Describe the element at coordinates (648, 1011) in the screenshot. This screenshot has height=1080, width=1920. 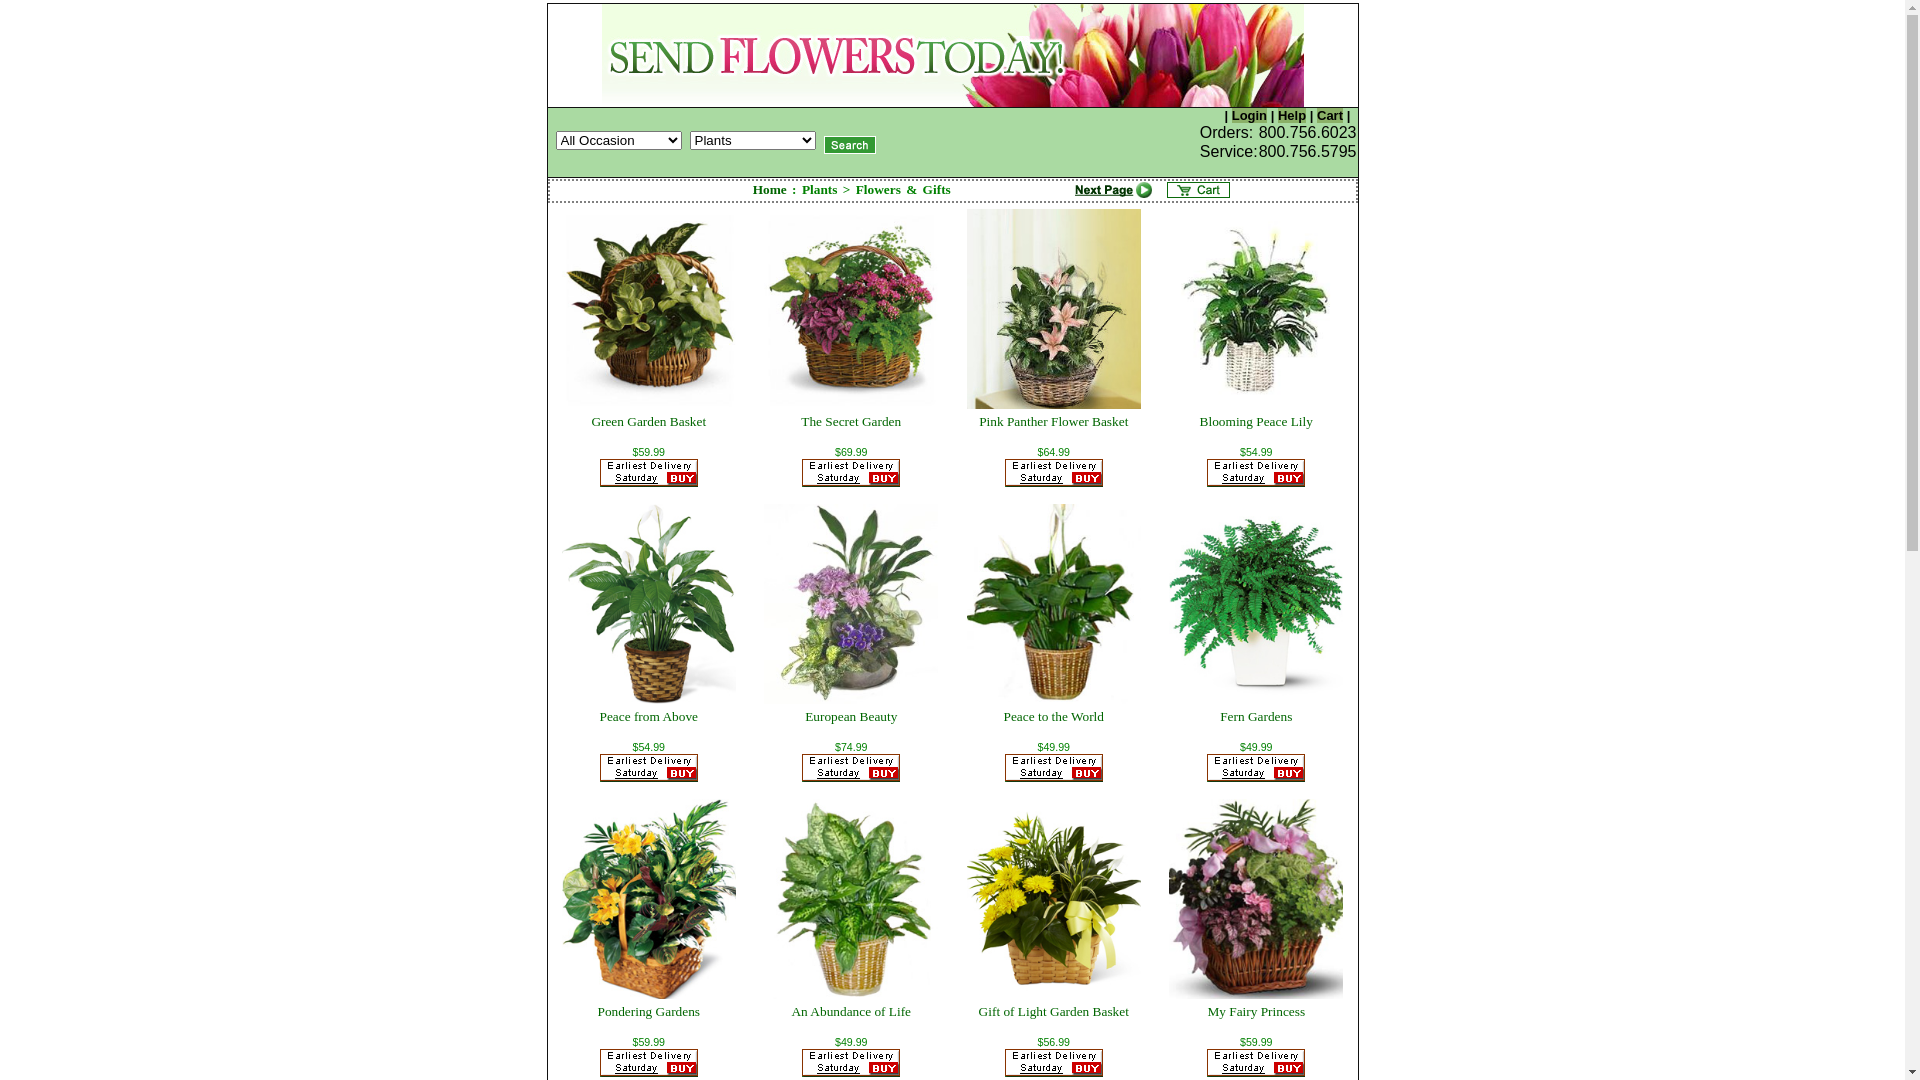
I see `'Pondering Gardens'` at that location.